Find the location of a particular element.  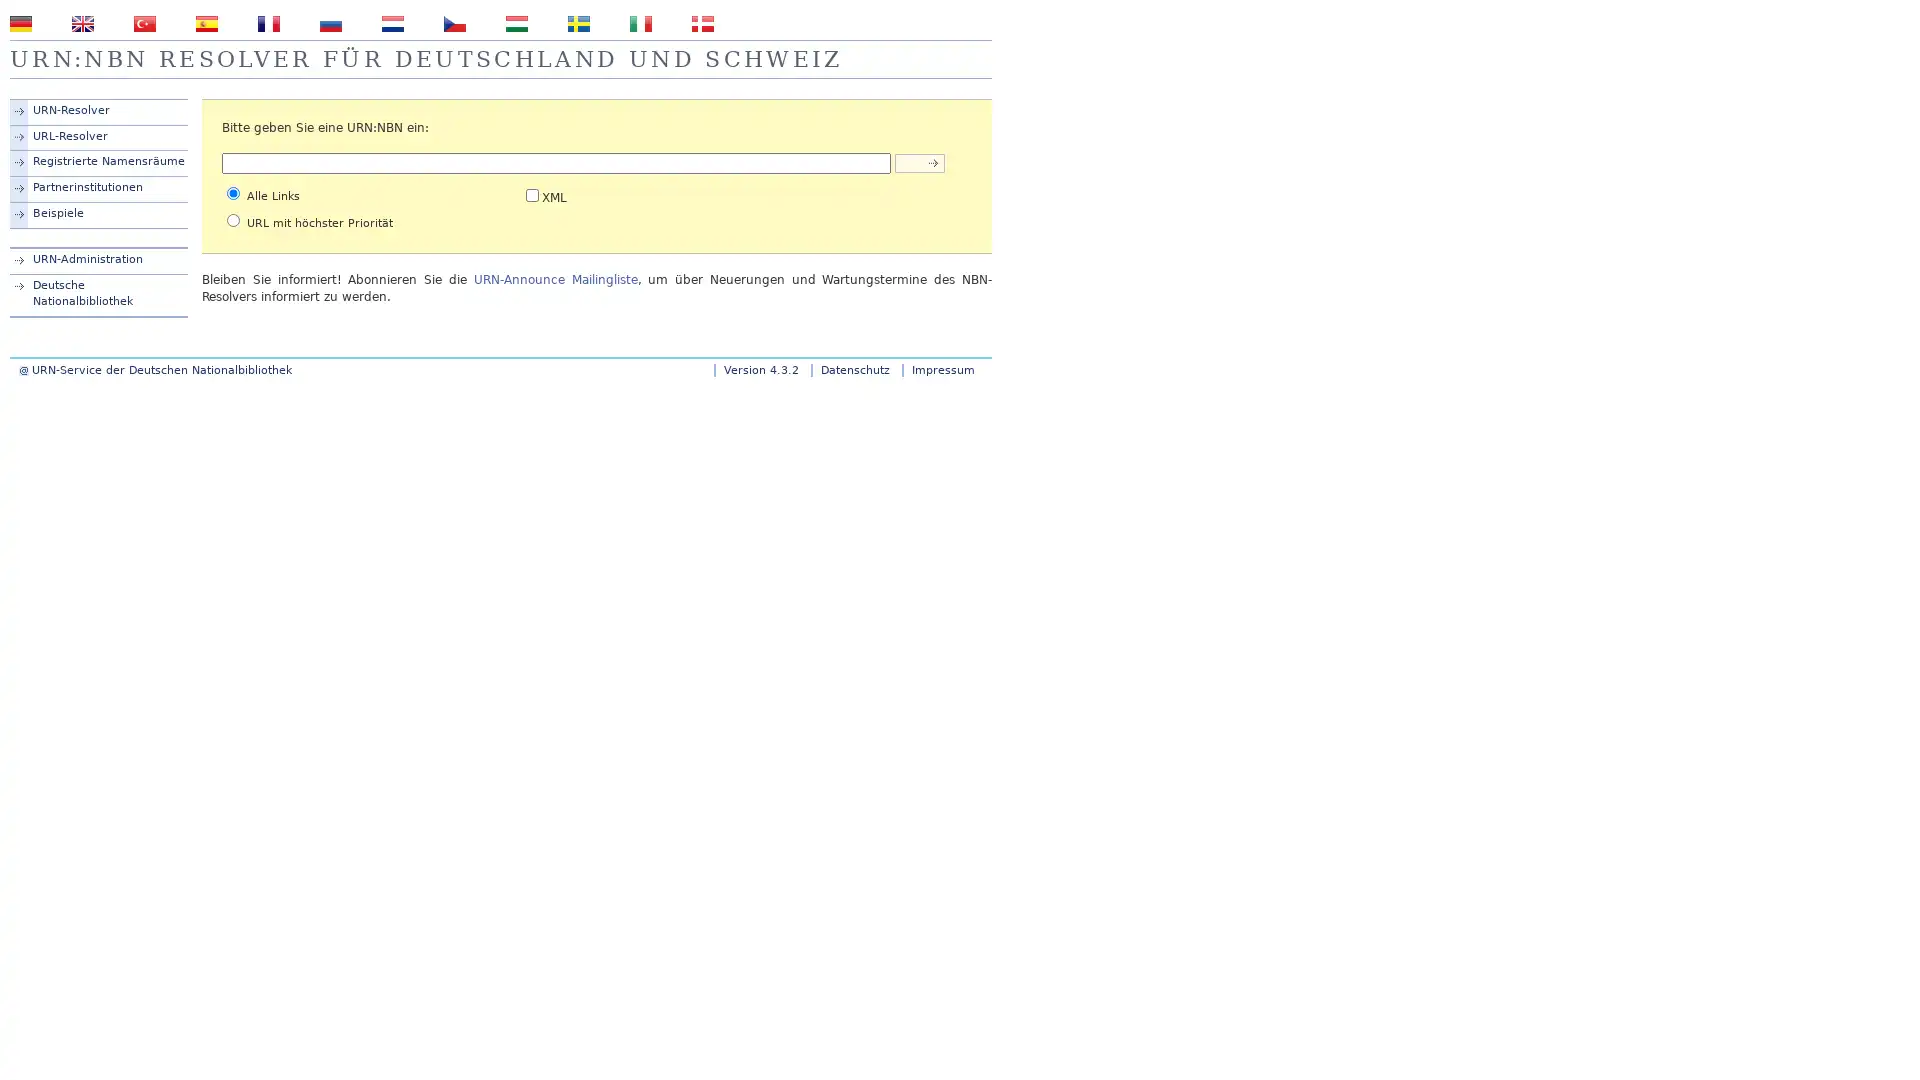

es is located at coordinates (206, 23).